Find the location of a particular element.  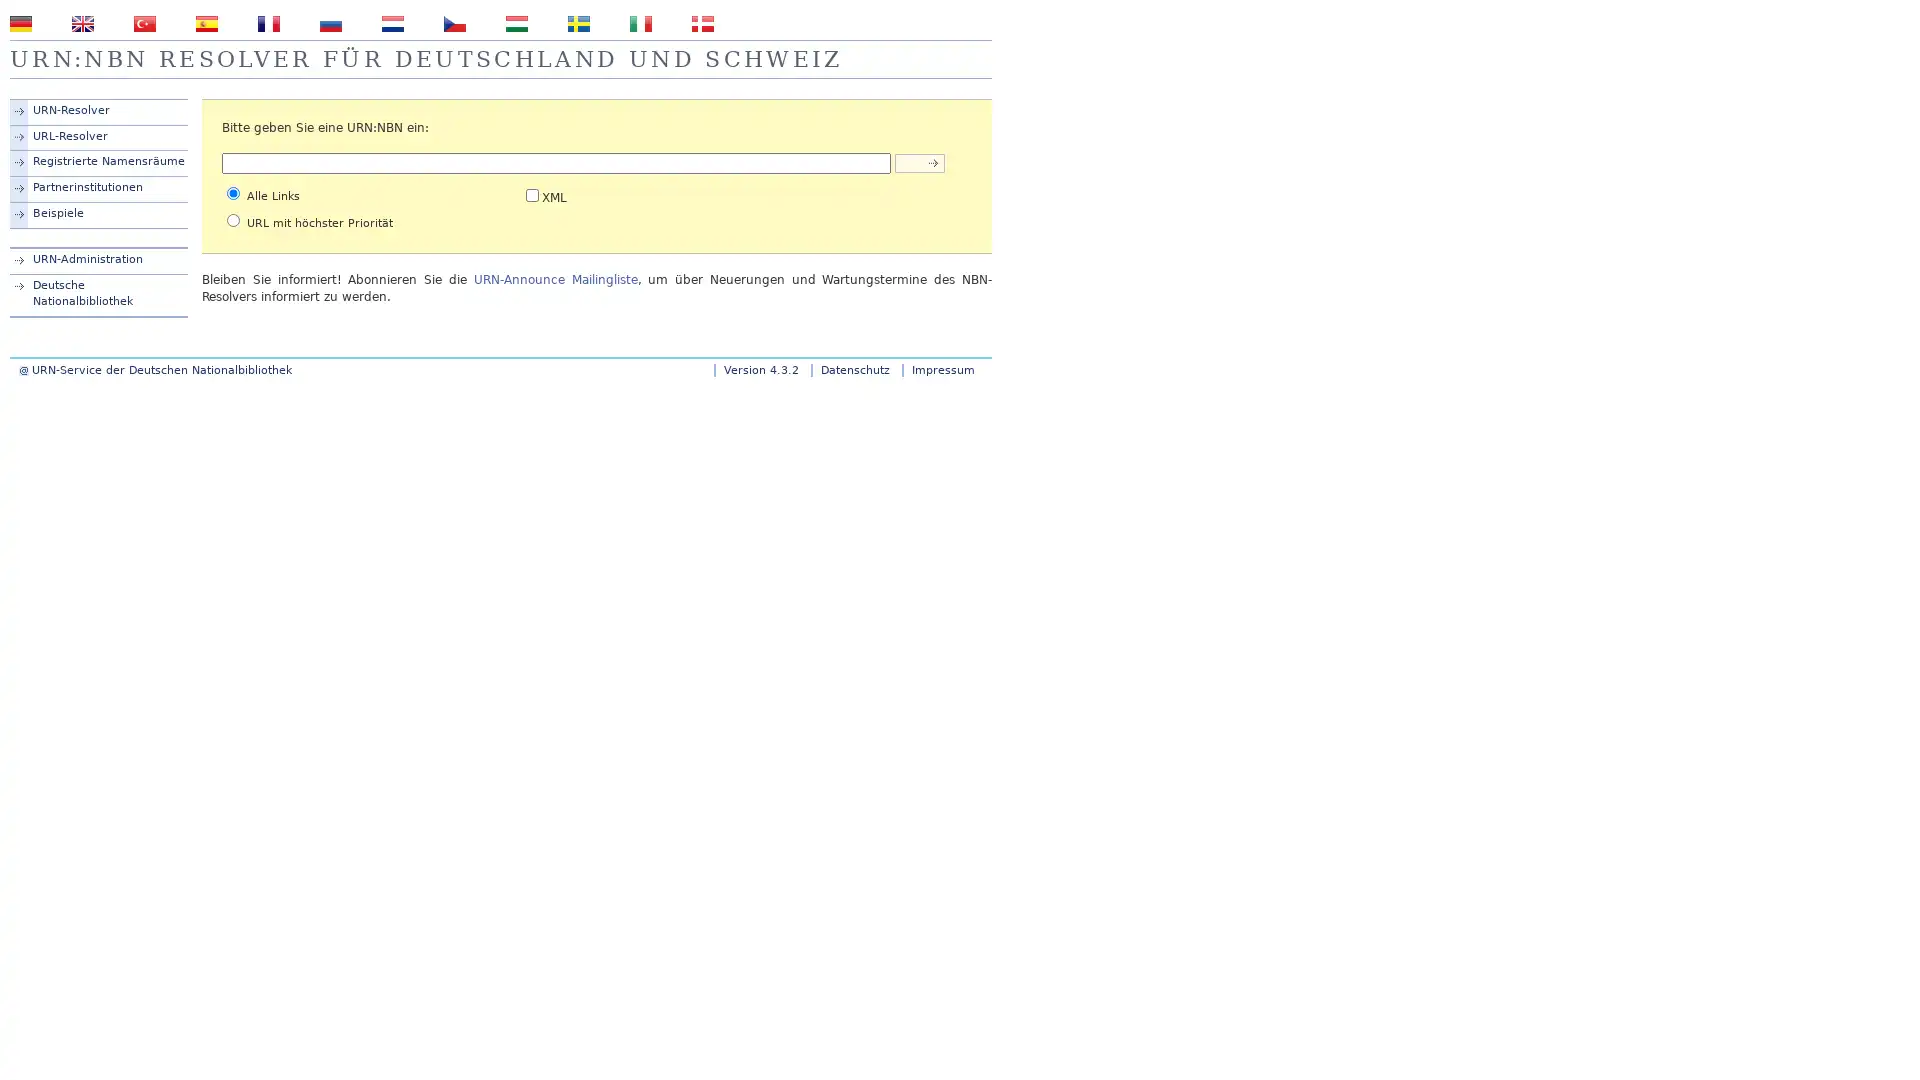

es is located at coordinates (206, 23).